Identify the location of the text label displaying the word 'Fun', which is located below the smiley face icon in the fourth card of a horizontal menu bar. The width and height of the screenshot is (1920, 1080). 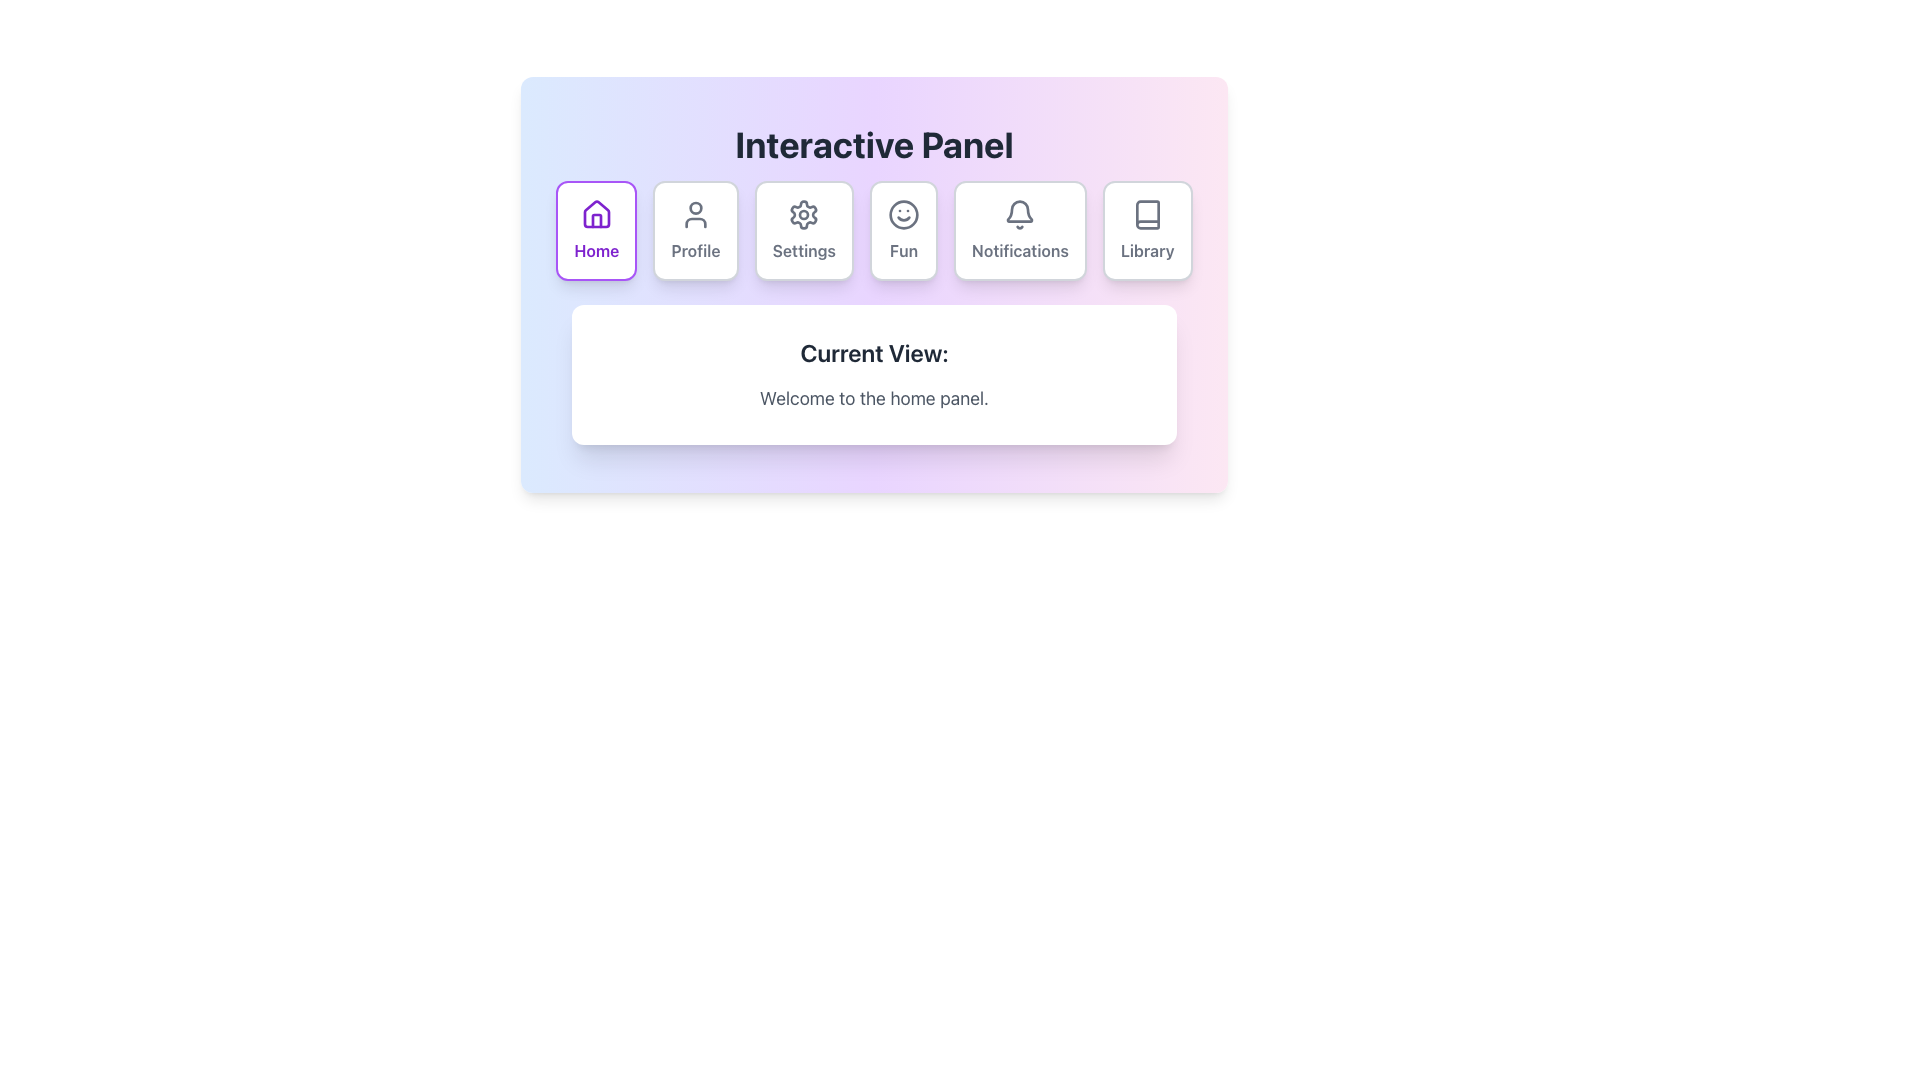
(902, 249).